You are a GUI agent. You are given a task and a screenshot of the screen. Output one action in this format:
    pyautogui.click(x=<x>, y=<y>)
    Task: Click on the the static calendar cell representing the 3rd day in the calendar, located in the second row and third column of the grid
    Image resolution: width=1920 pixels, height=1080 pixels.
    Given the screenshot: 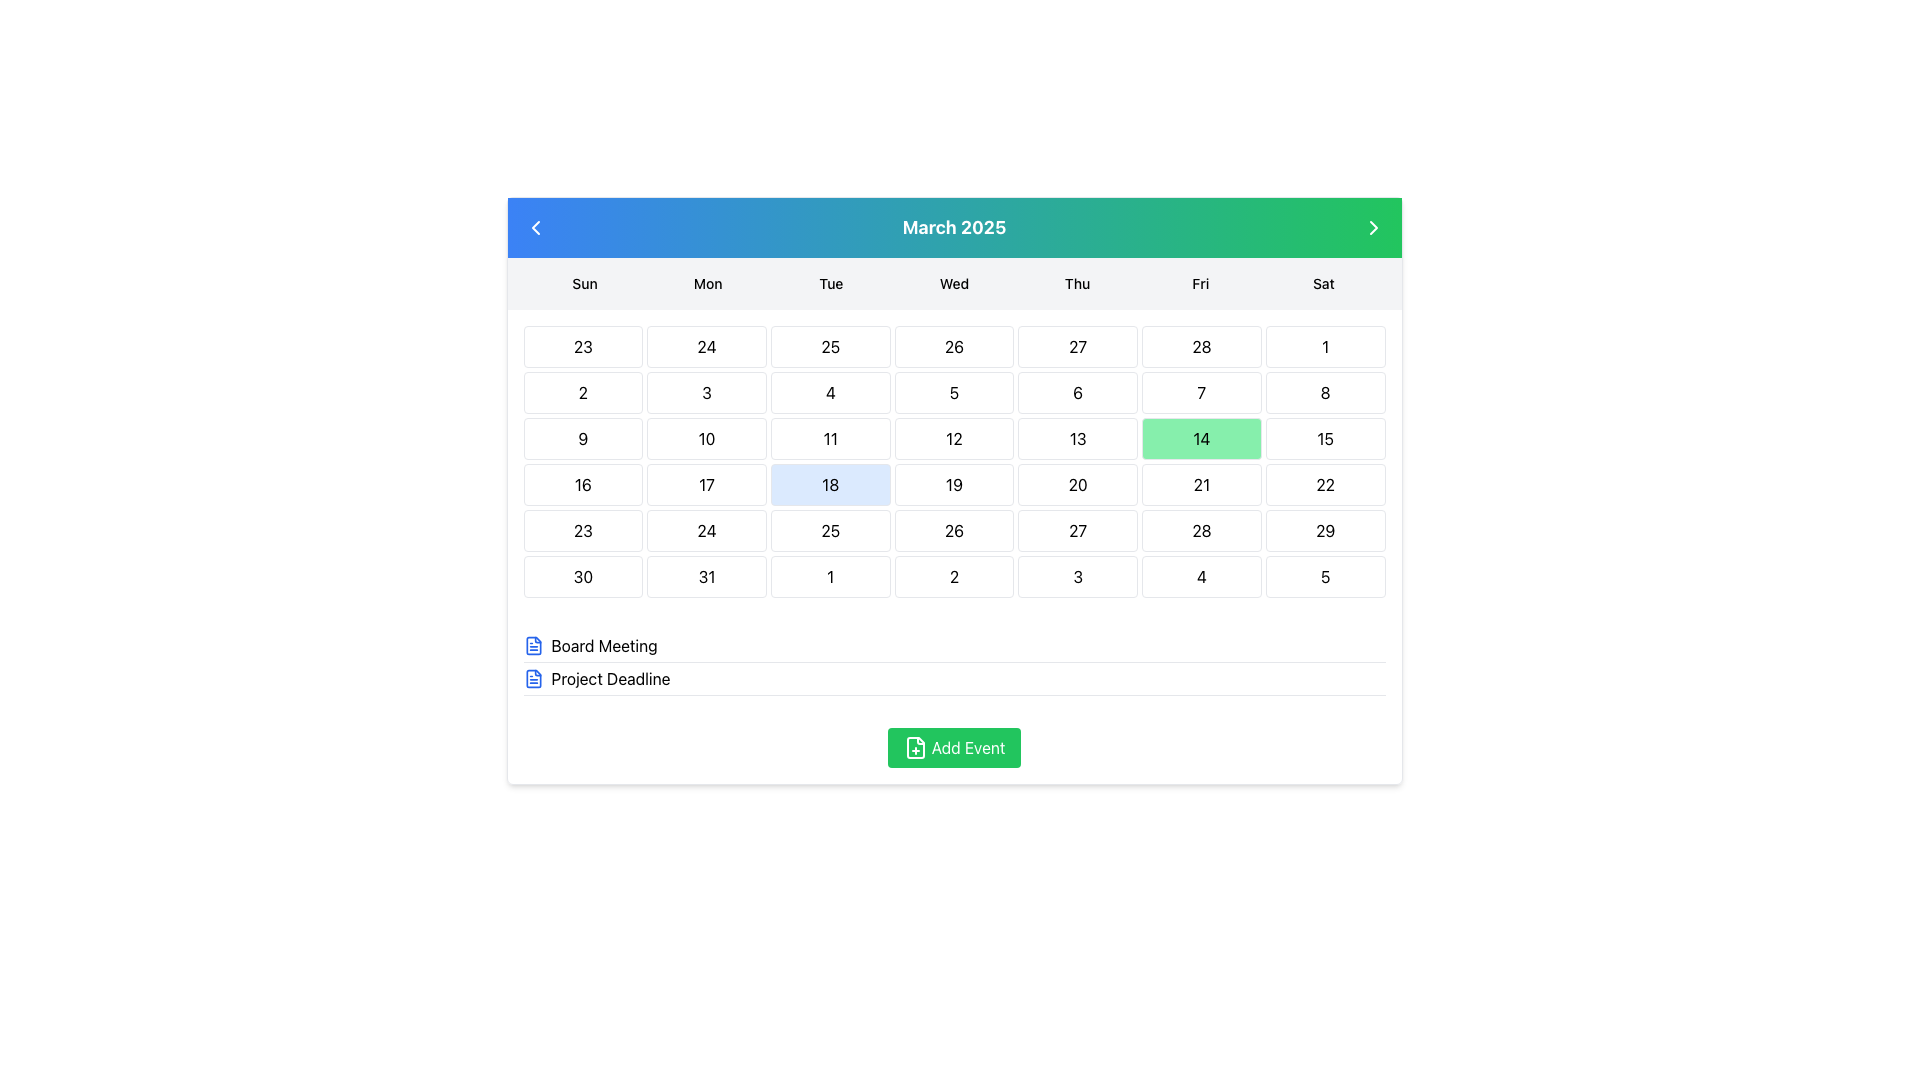 What is the action you would take?
    pyautogui.click(x=707, y=393)
    